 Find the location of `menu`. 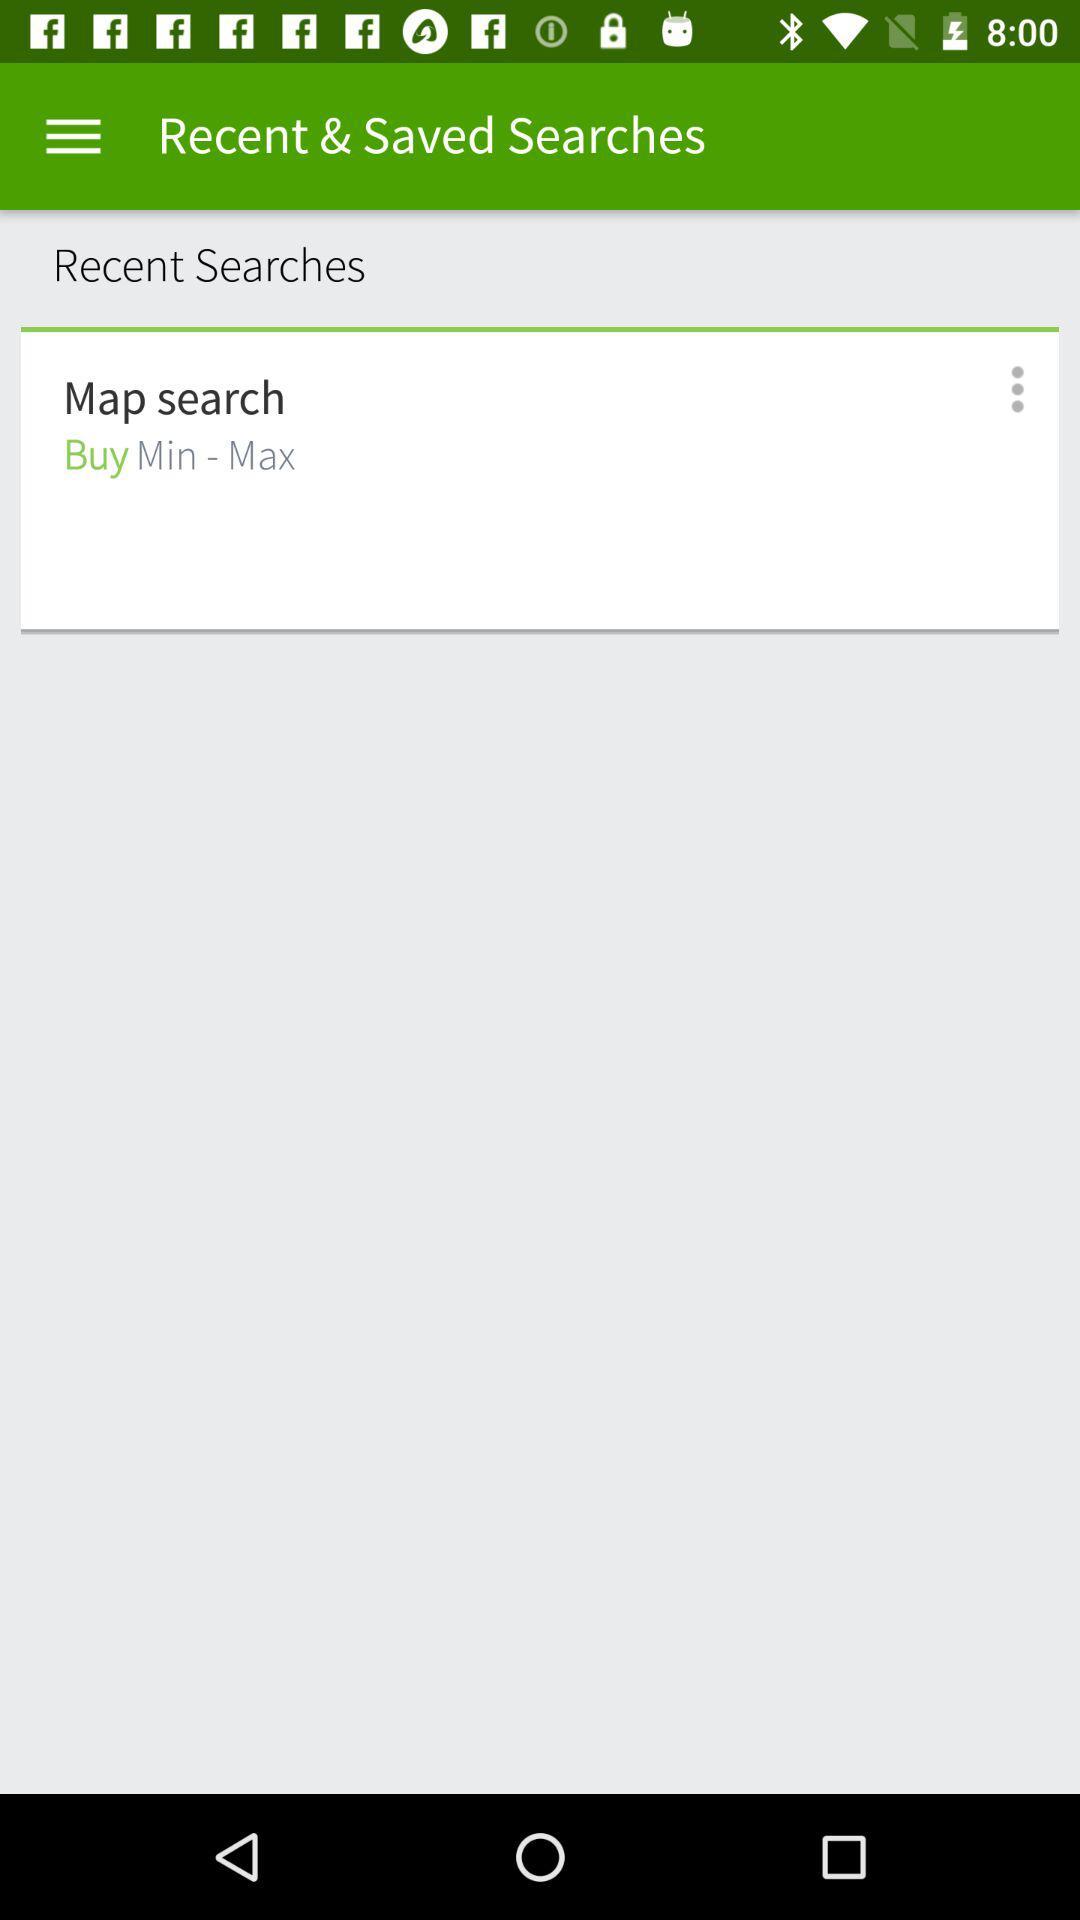

menu is located at coordinates (72, 135).